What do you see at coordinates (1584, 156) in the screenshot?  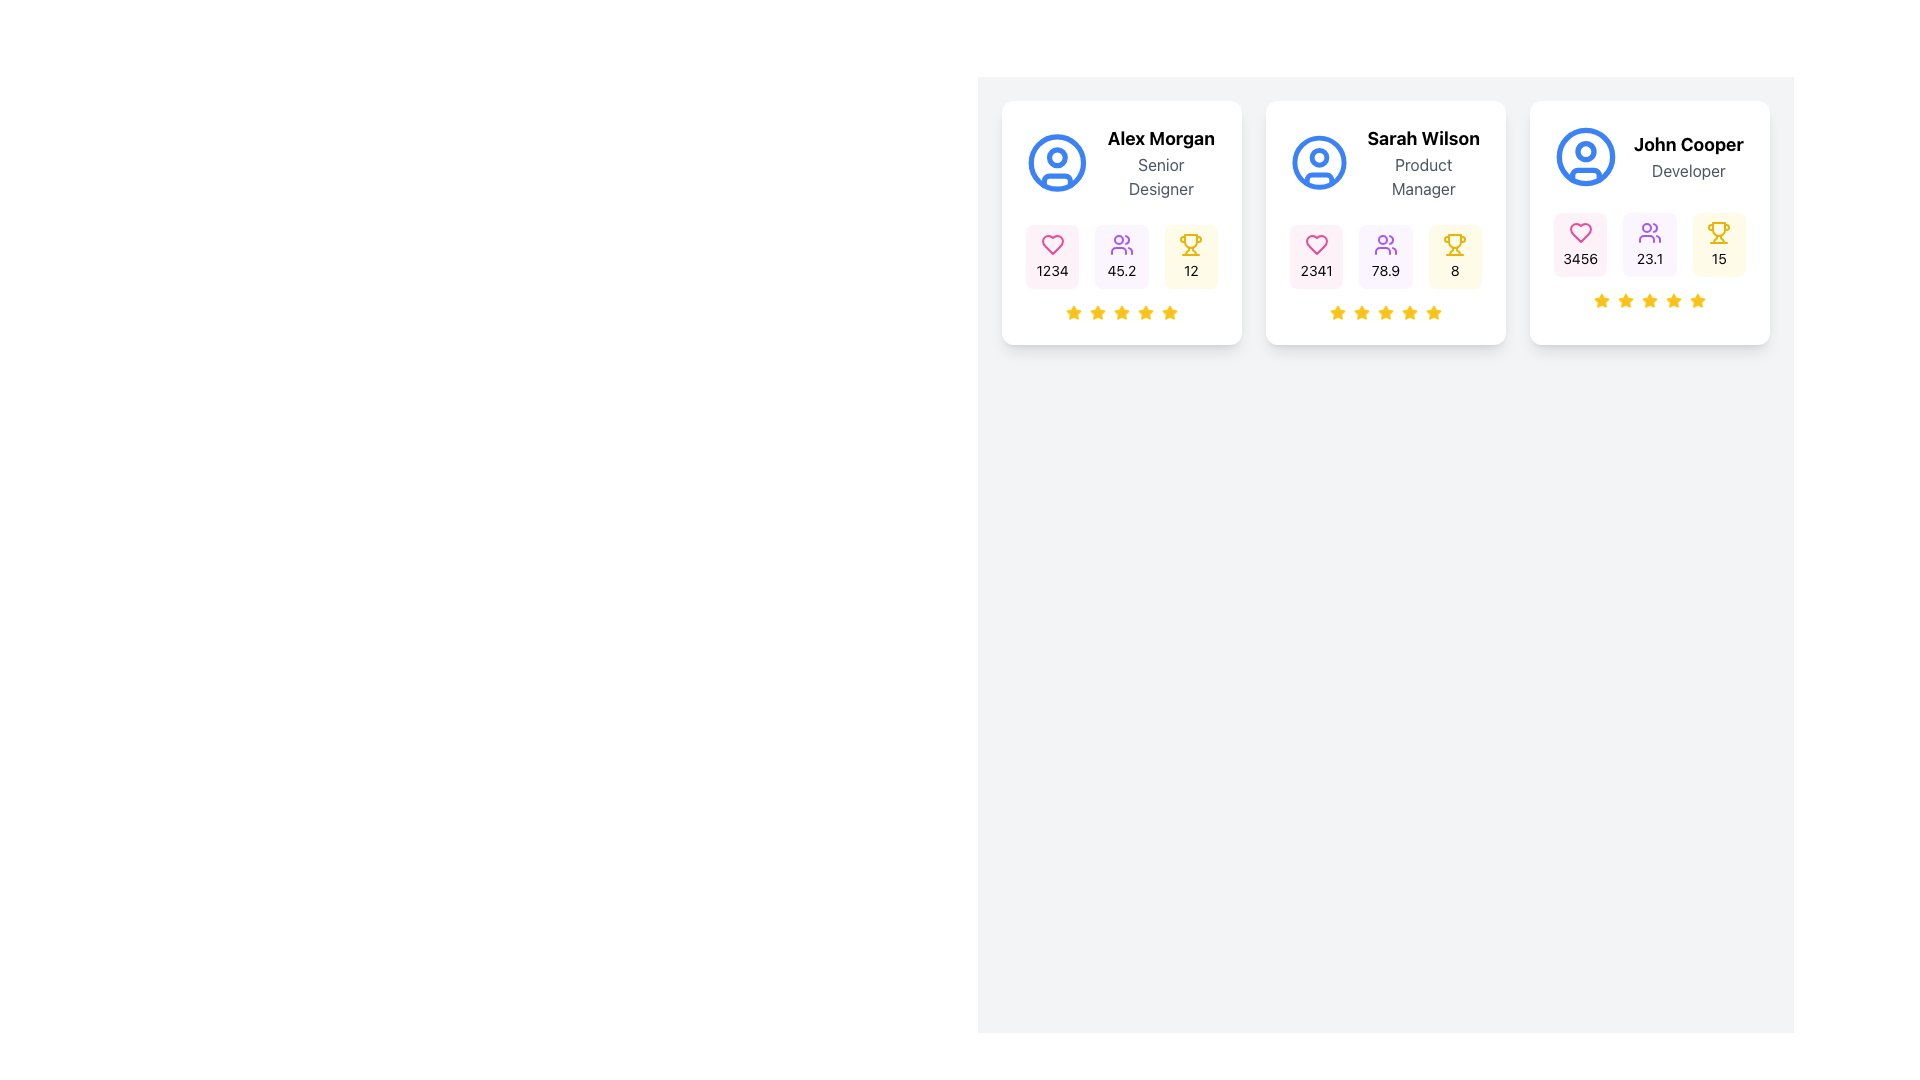 I see `the circular graphical element representing the outline of the user's profile icon located at the top of the John Cooper card, which is the third card in a row of user cards on the right-hand side of the interface` at bounding box center [1584, 156].